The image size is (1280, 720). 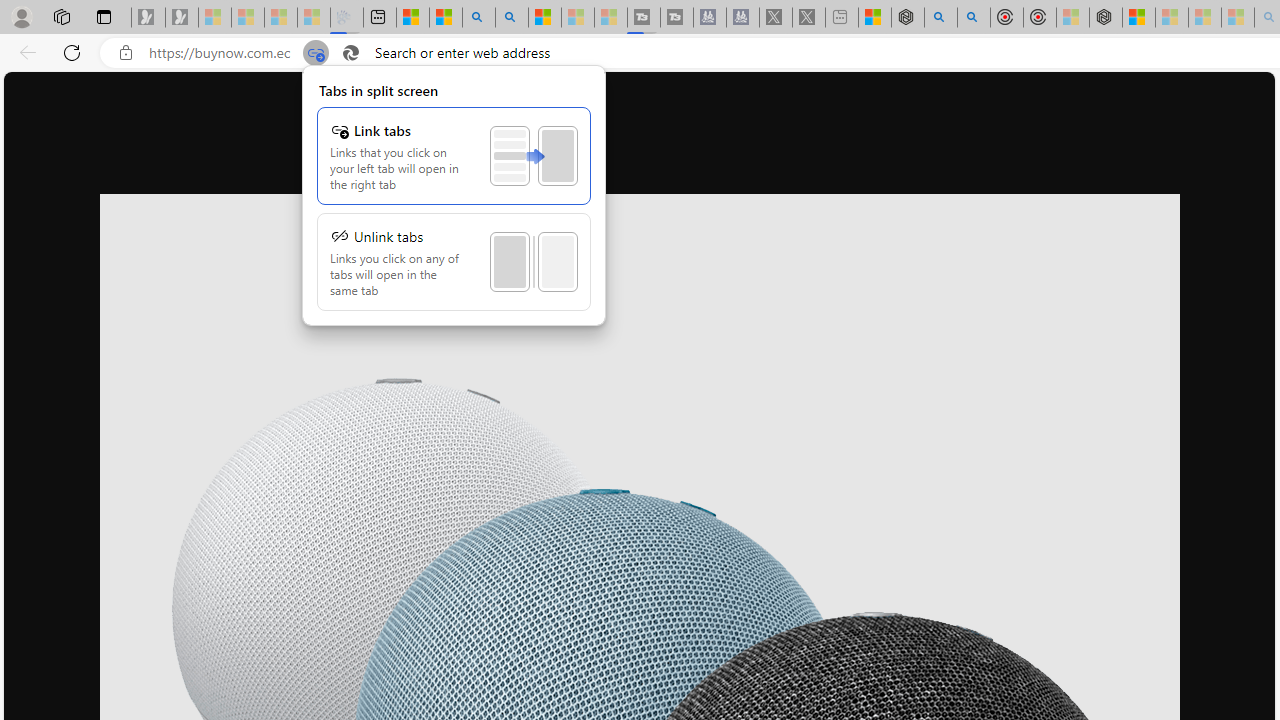 I want to click on 'poe ++ standard - Search', so click(x=973, y=17).